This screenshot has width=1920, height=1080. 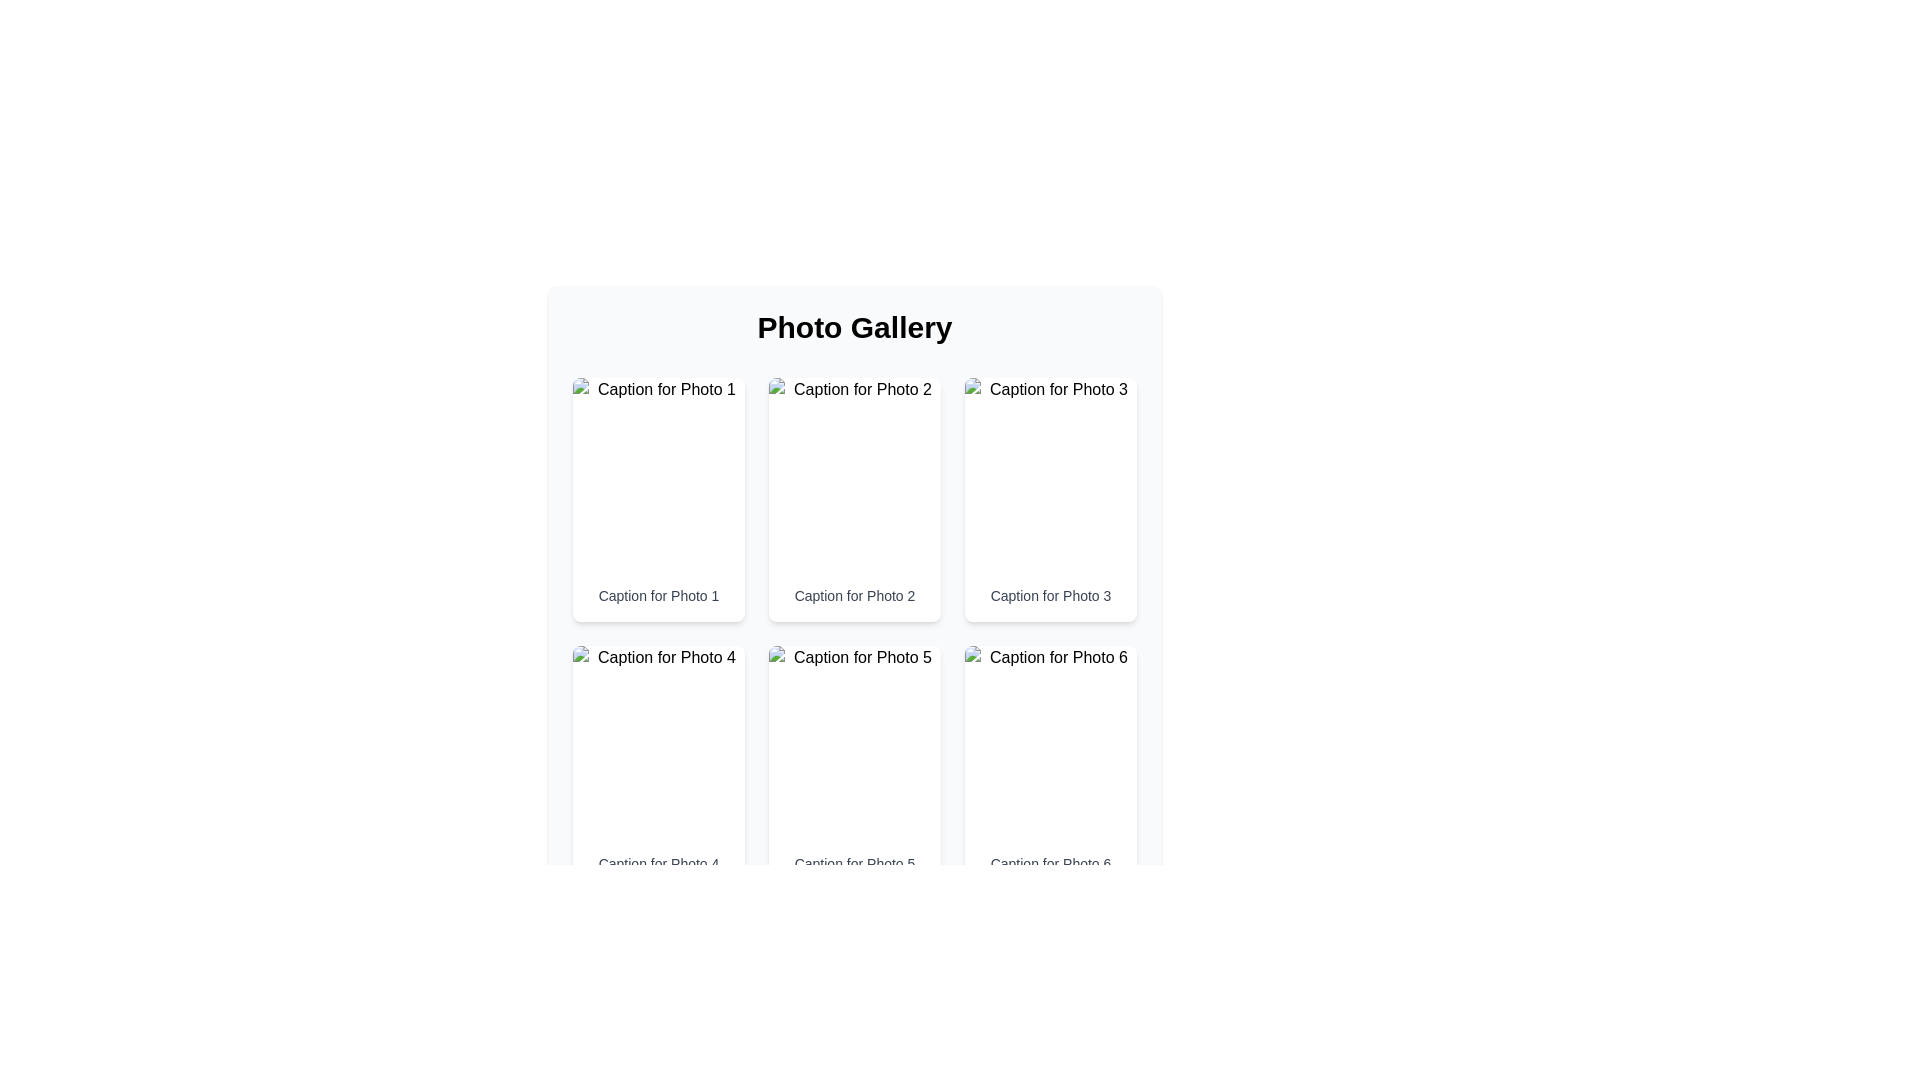 What do you see at coordinates (658, 474) in the screenshot?
I see `the image element that serves as a visual representation` at bounding box center [658, 474].